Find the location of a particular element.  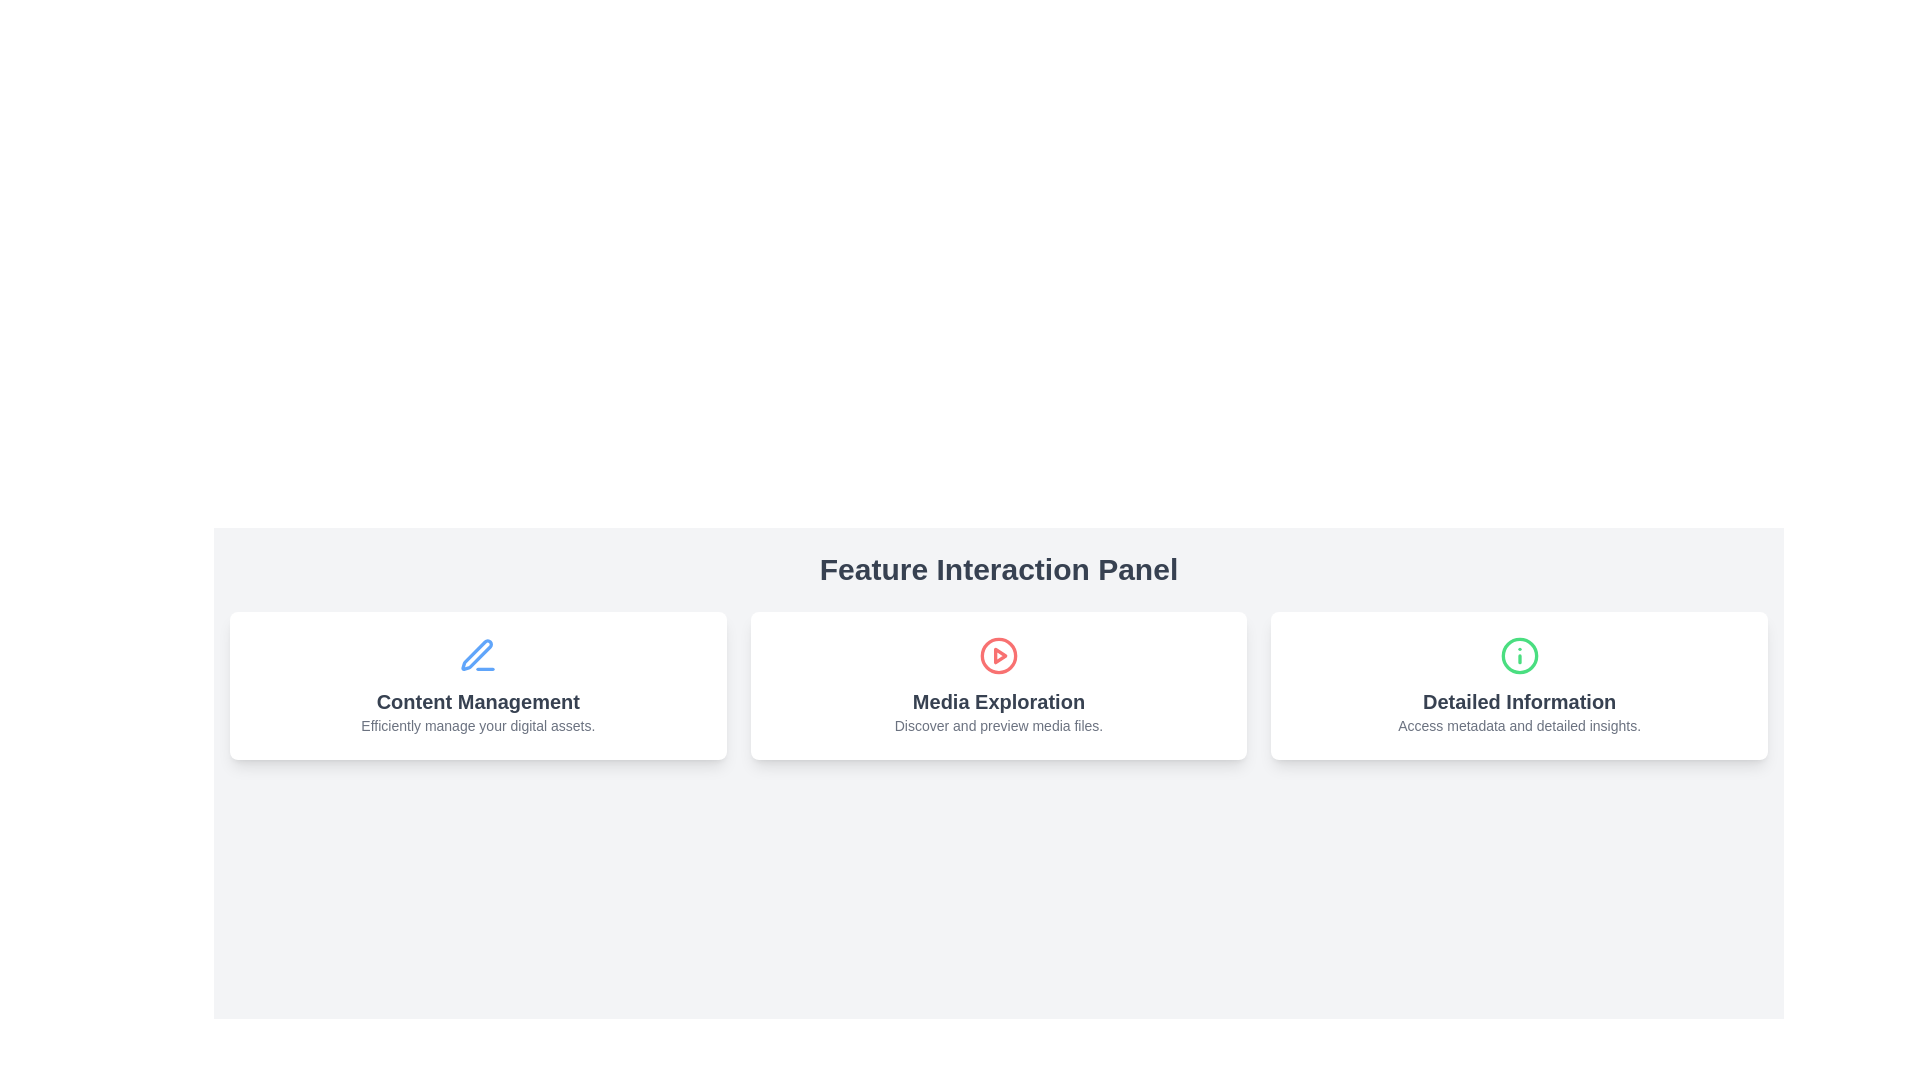

the bolded text label 'Media Exploration' within the central interactive panel under 'Feature Interaction Panel', which is styled in a larger font size and dark gray color is located at coordinates (998, 701).